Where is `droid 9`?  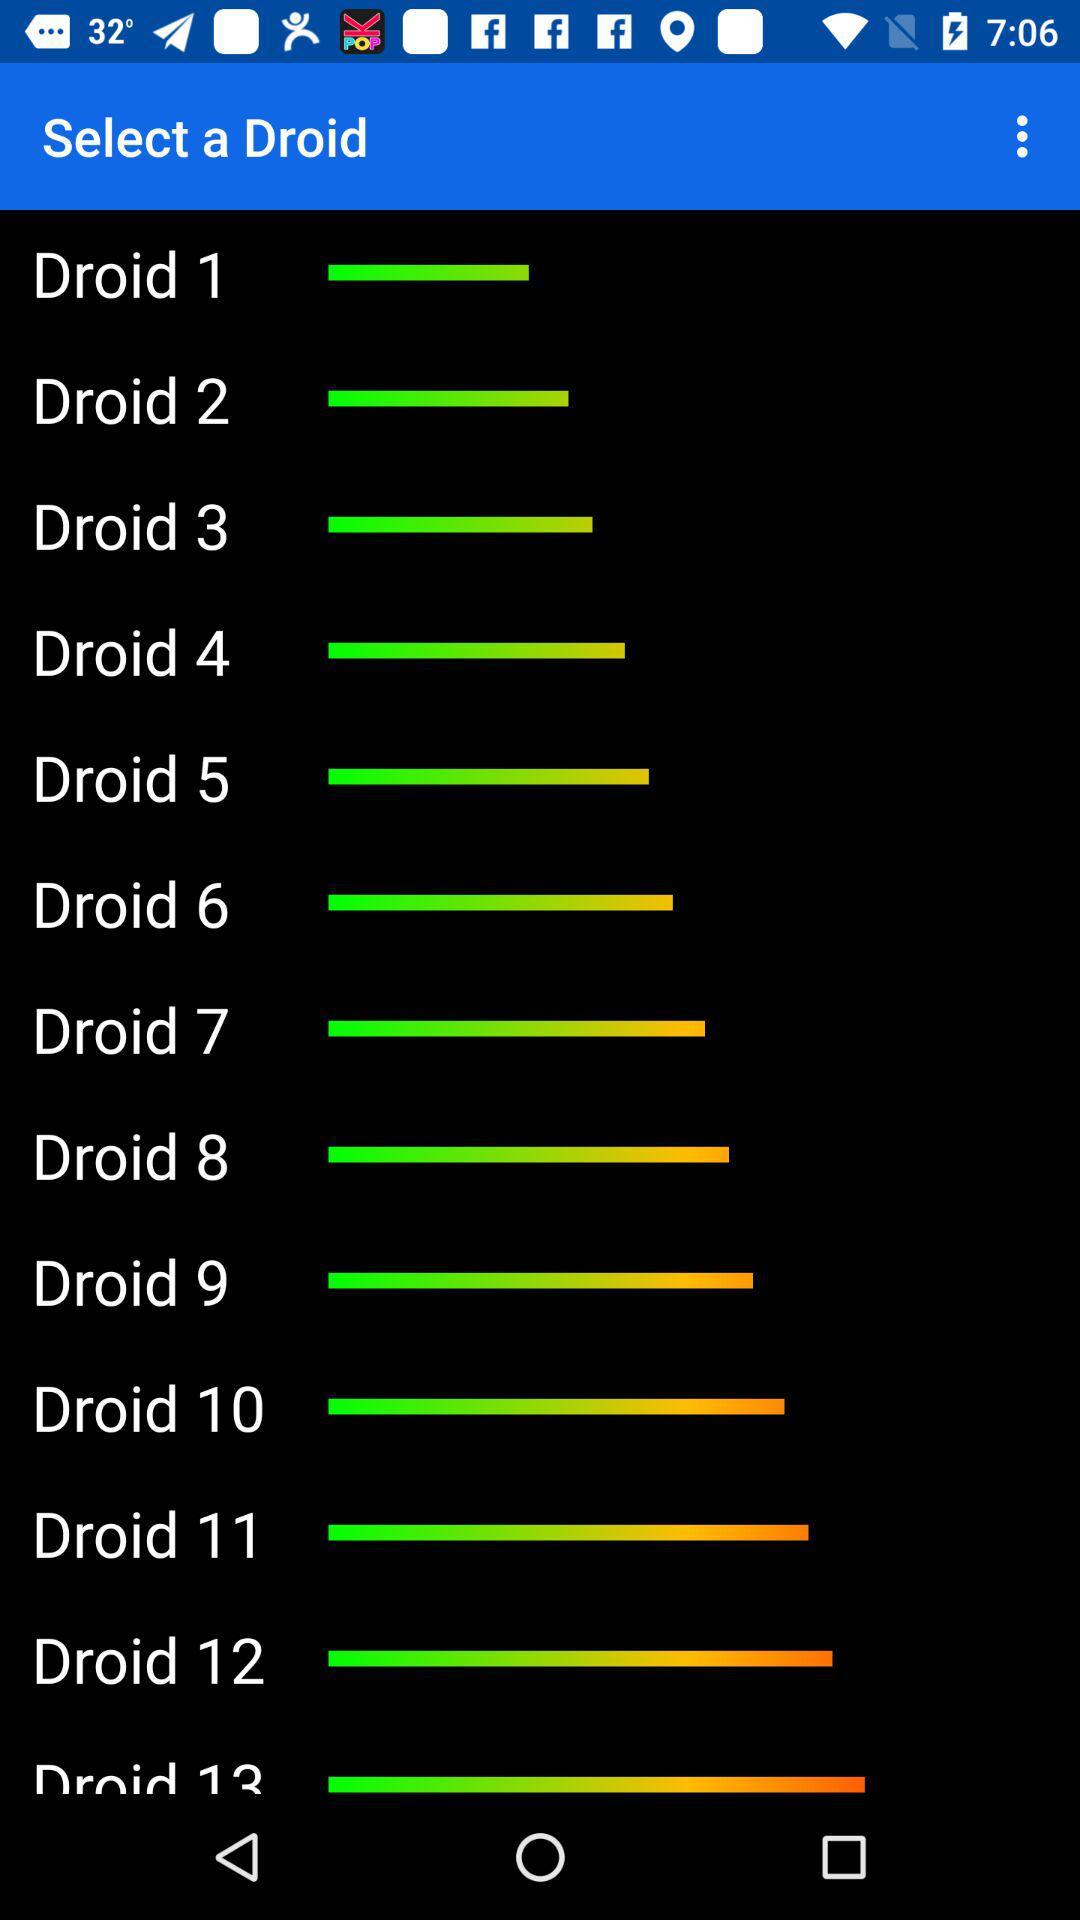 droid 9 is located at coordinates (147, 1281).